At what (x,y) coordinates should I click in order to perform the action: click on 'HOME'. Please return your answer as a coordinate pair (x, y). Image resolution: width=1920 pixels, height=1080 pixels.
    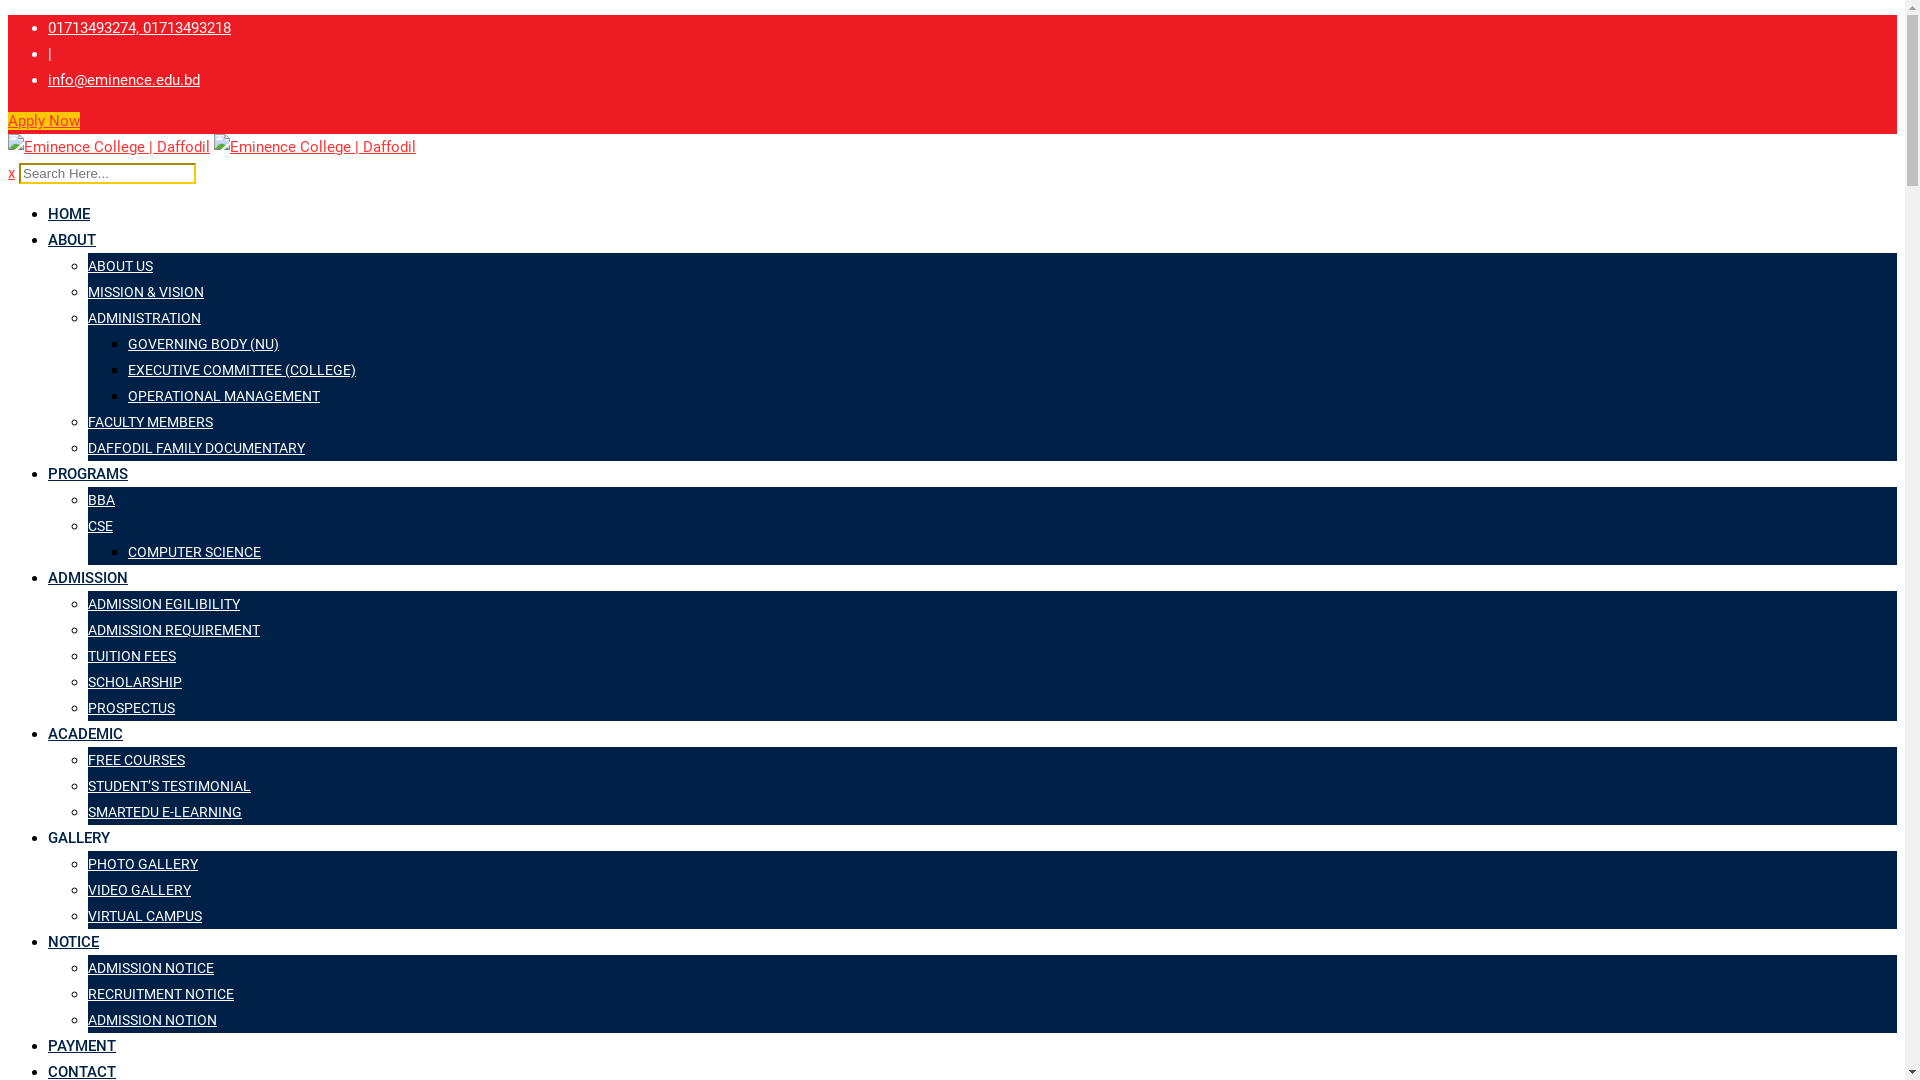
    Looking at the image, I should click on (68, 213).